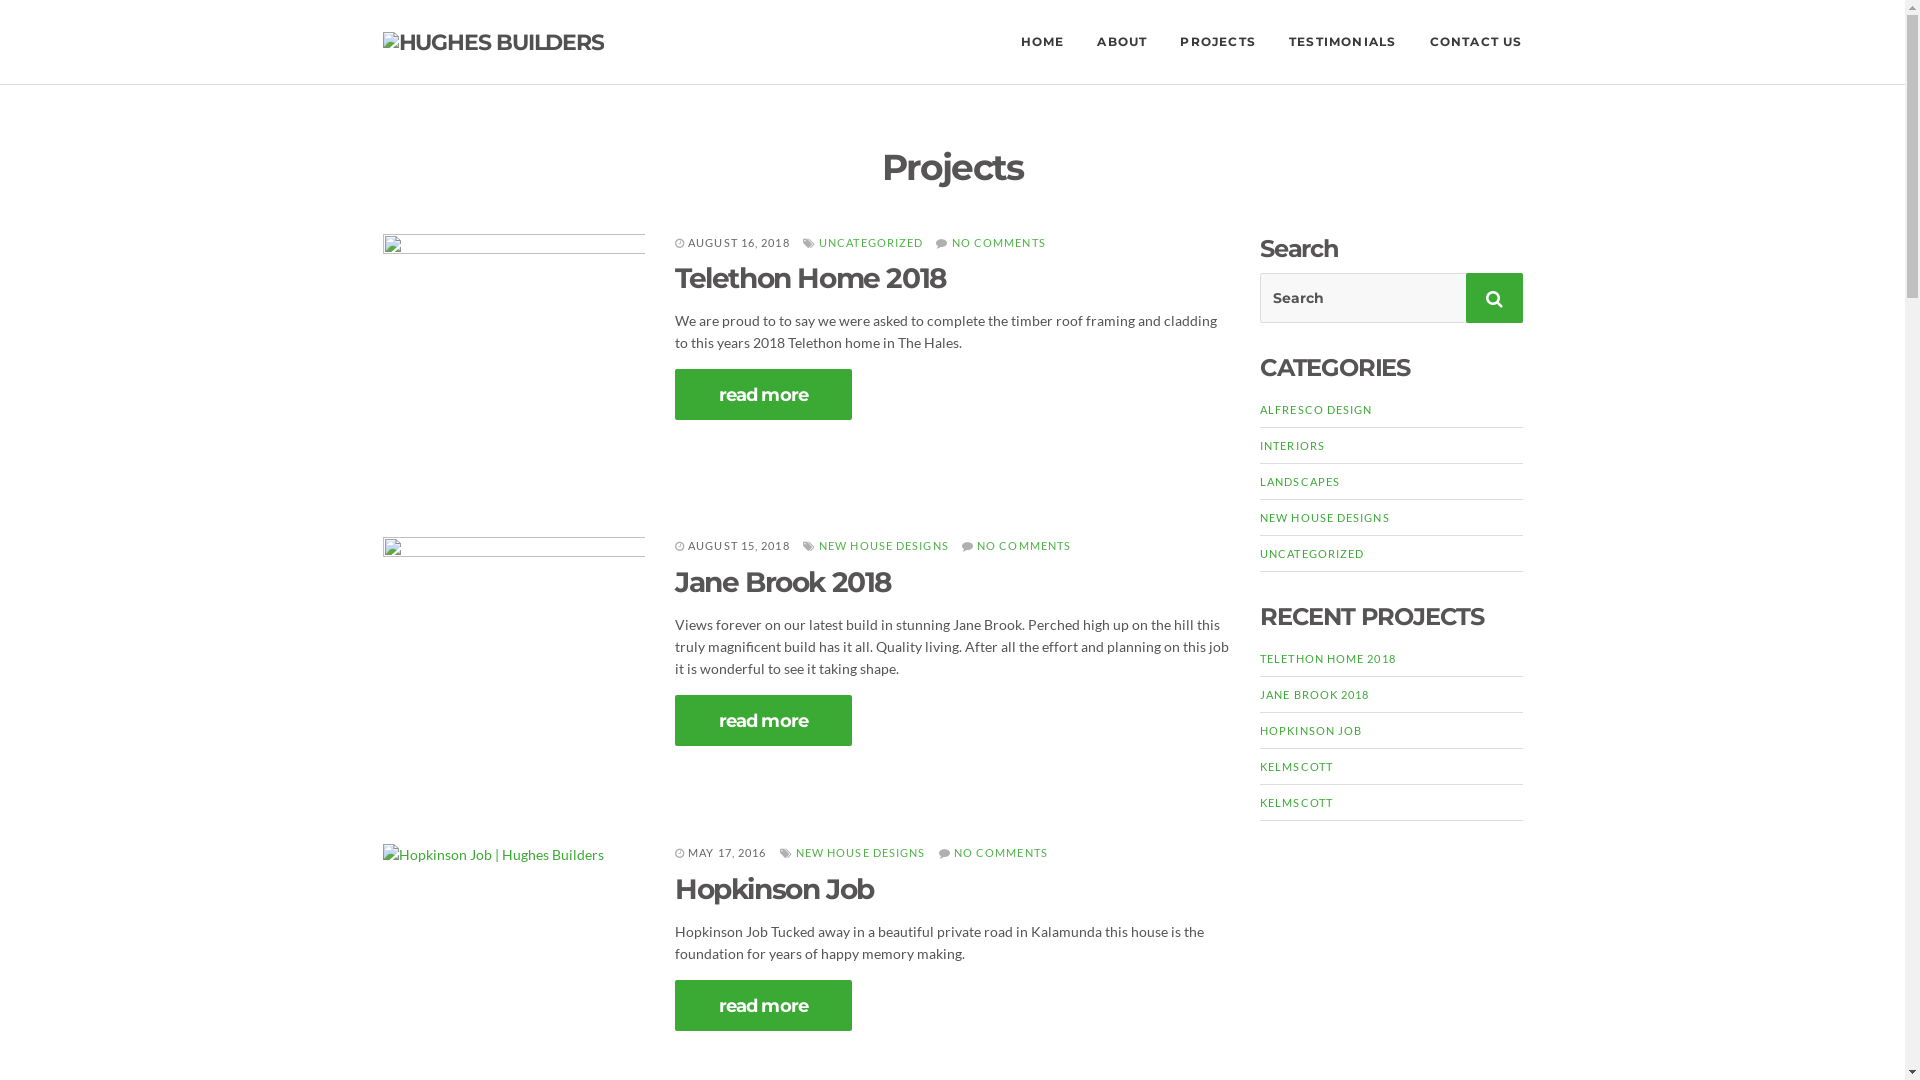 The width and height of the screenshot is (1920, 1080). Describe the element at coordinates (1390, 408) in the screenshot. I see `'ALFRESCO DESIGN'` at that location.